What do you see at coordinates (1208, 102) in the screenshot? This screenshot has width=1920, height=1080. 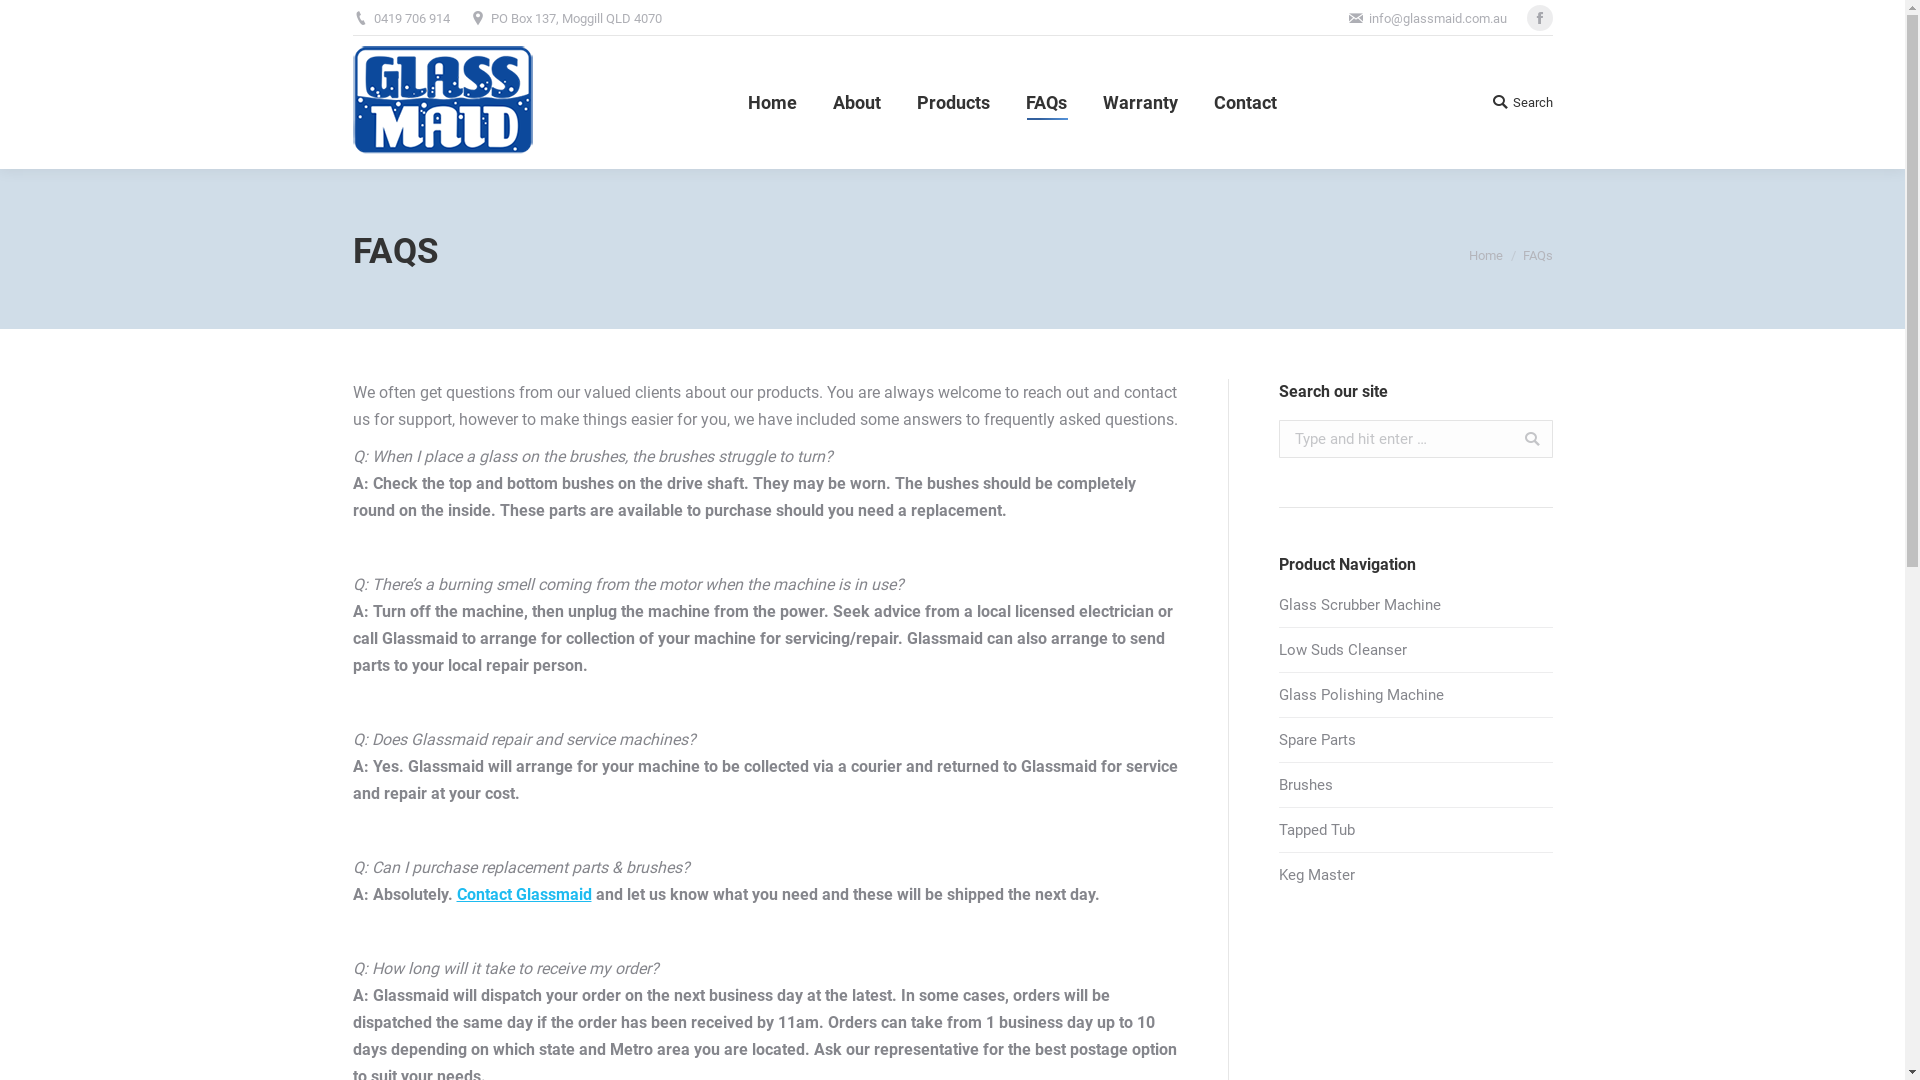 I see `'Contact'` at bounding box center [1208, 102].